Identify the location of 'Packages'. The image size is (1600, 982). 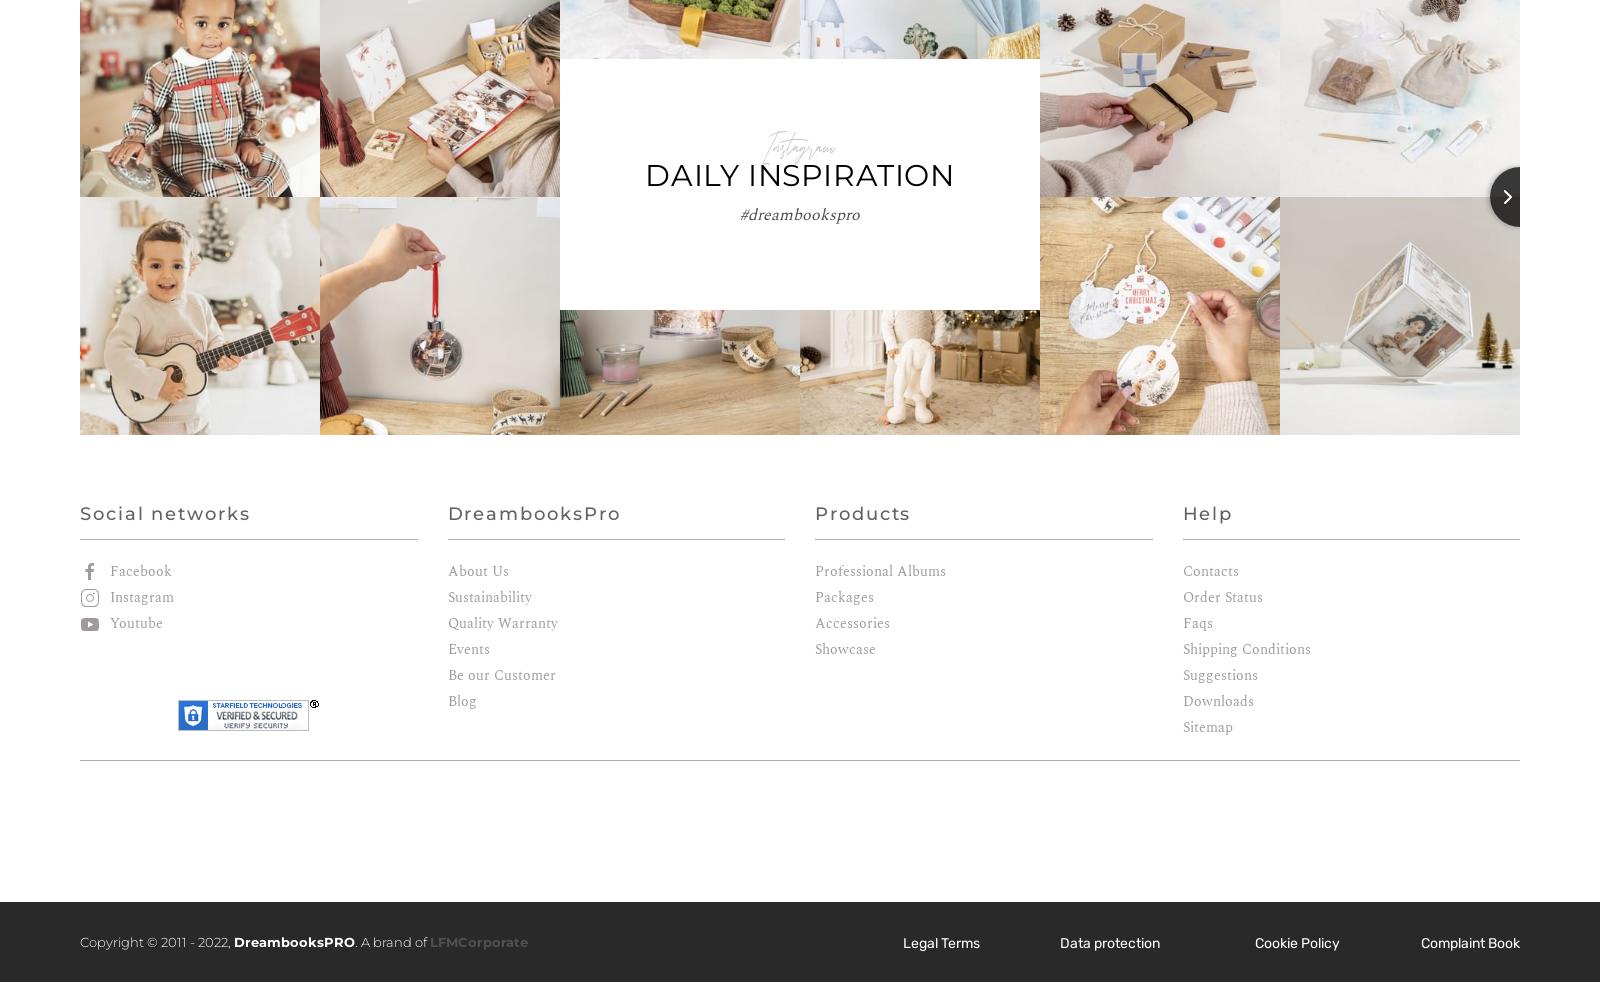
(843, 595).